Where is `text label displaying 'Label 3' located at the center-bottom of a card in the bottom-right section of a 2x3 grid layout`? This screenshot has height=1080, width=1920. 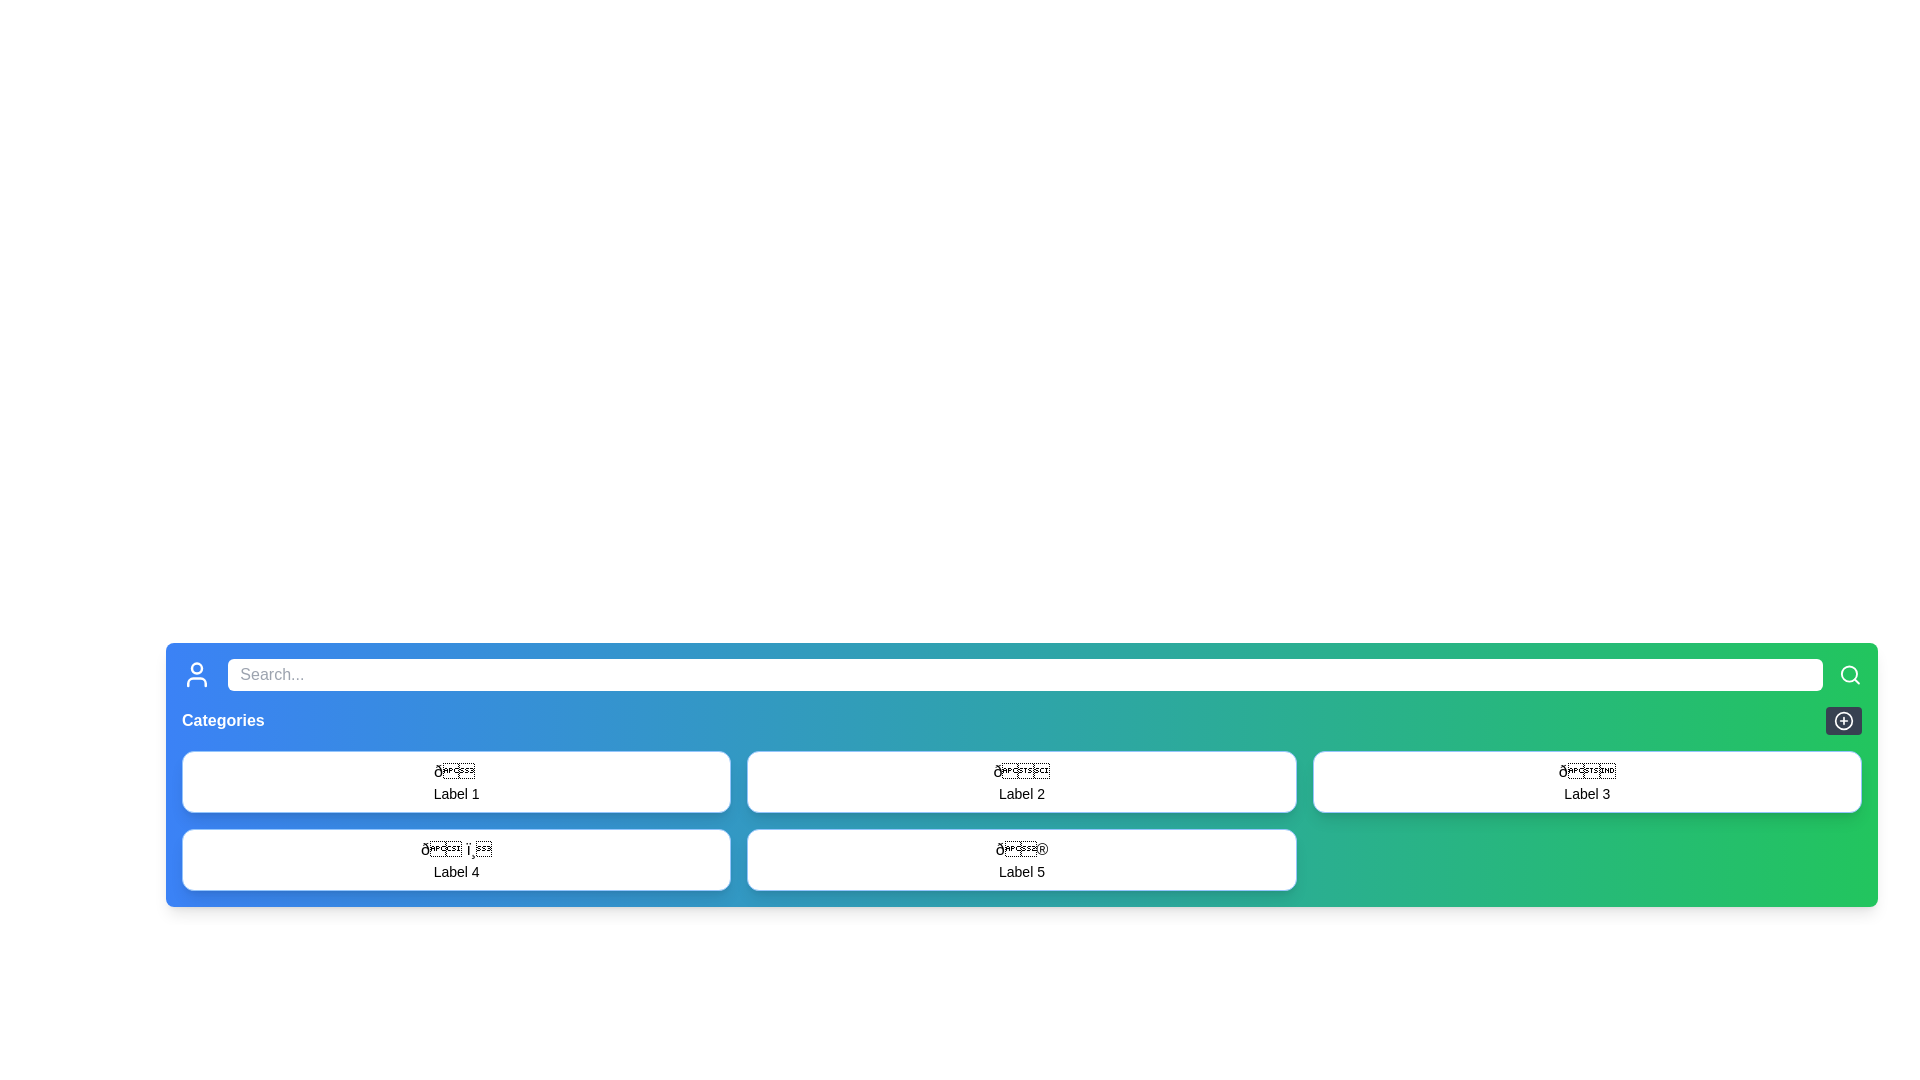 text label displaying 'Label 3' located at the center-bottom of a card in the bottom-right section of a 2x3 grid layout is located at coordinates (1586, 793).